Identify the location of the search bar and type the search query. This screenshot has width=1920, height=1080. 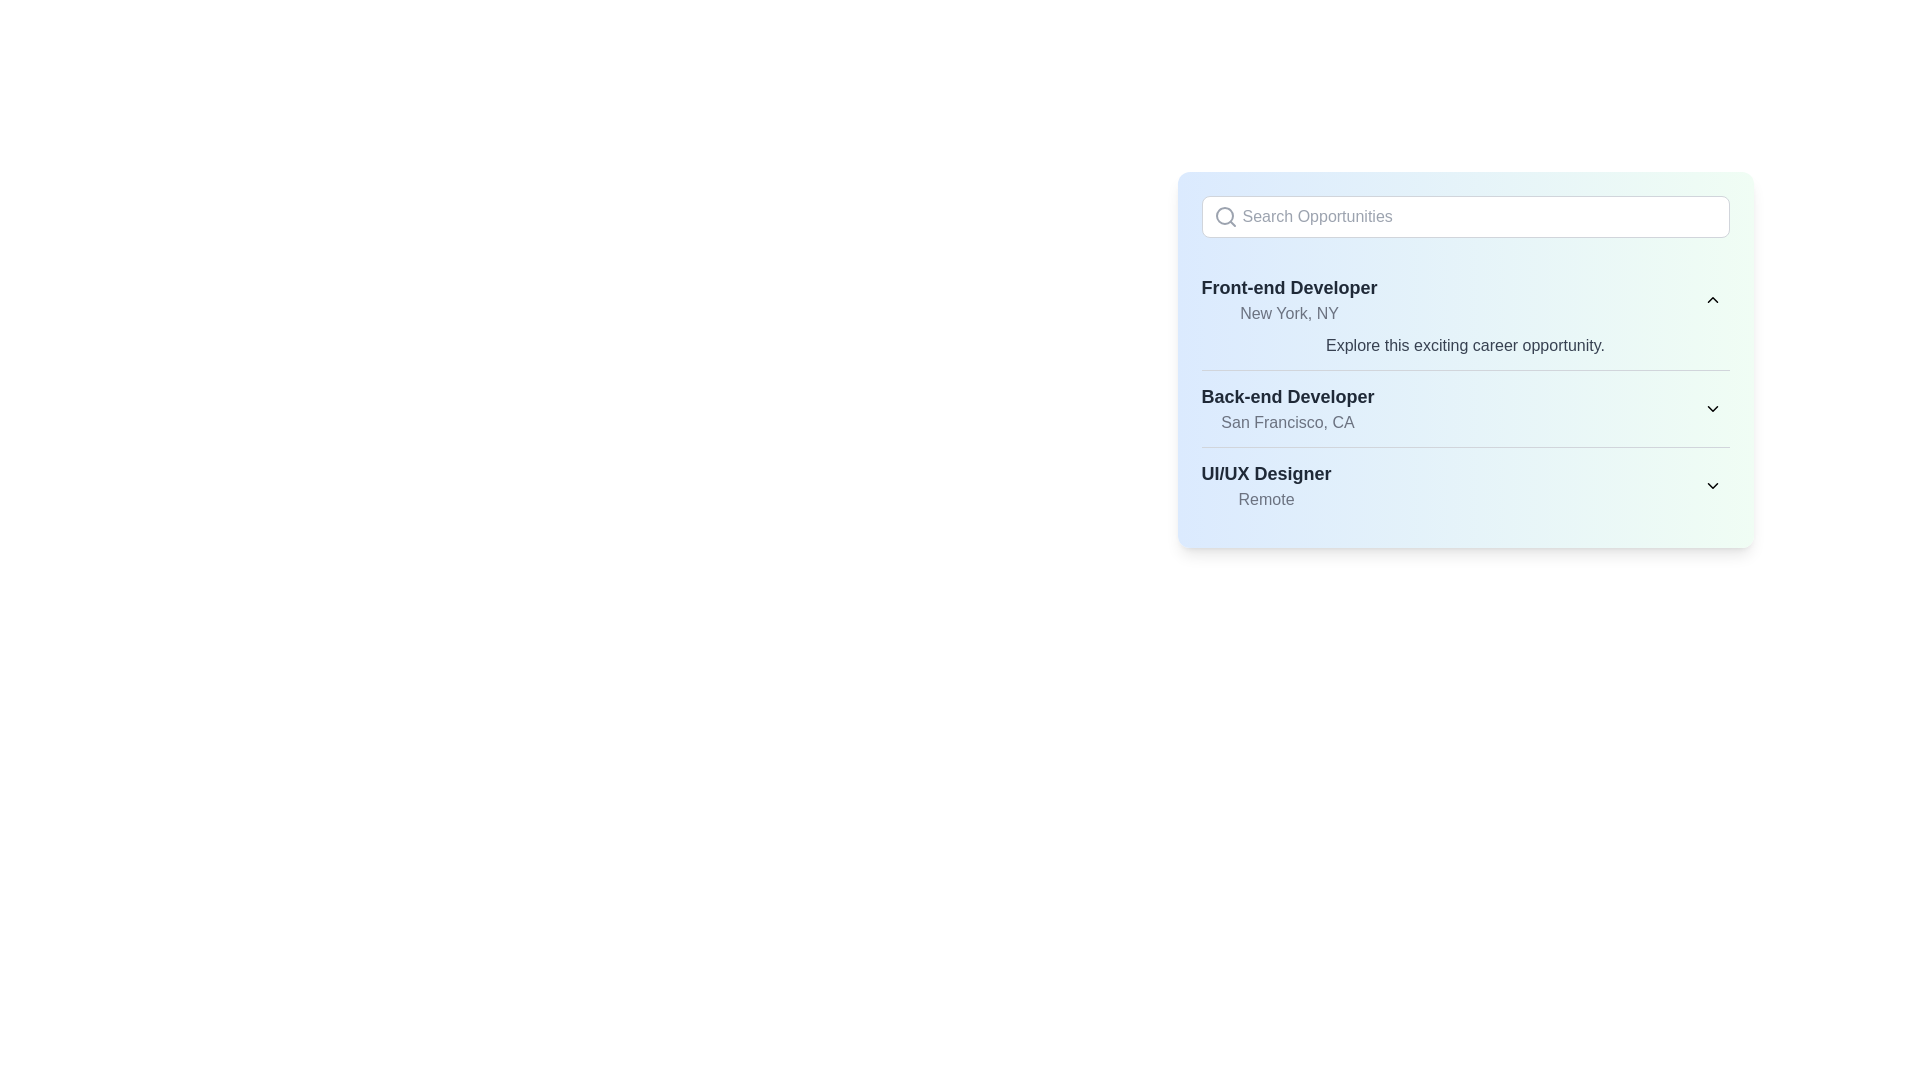
(1465, 216).